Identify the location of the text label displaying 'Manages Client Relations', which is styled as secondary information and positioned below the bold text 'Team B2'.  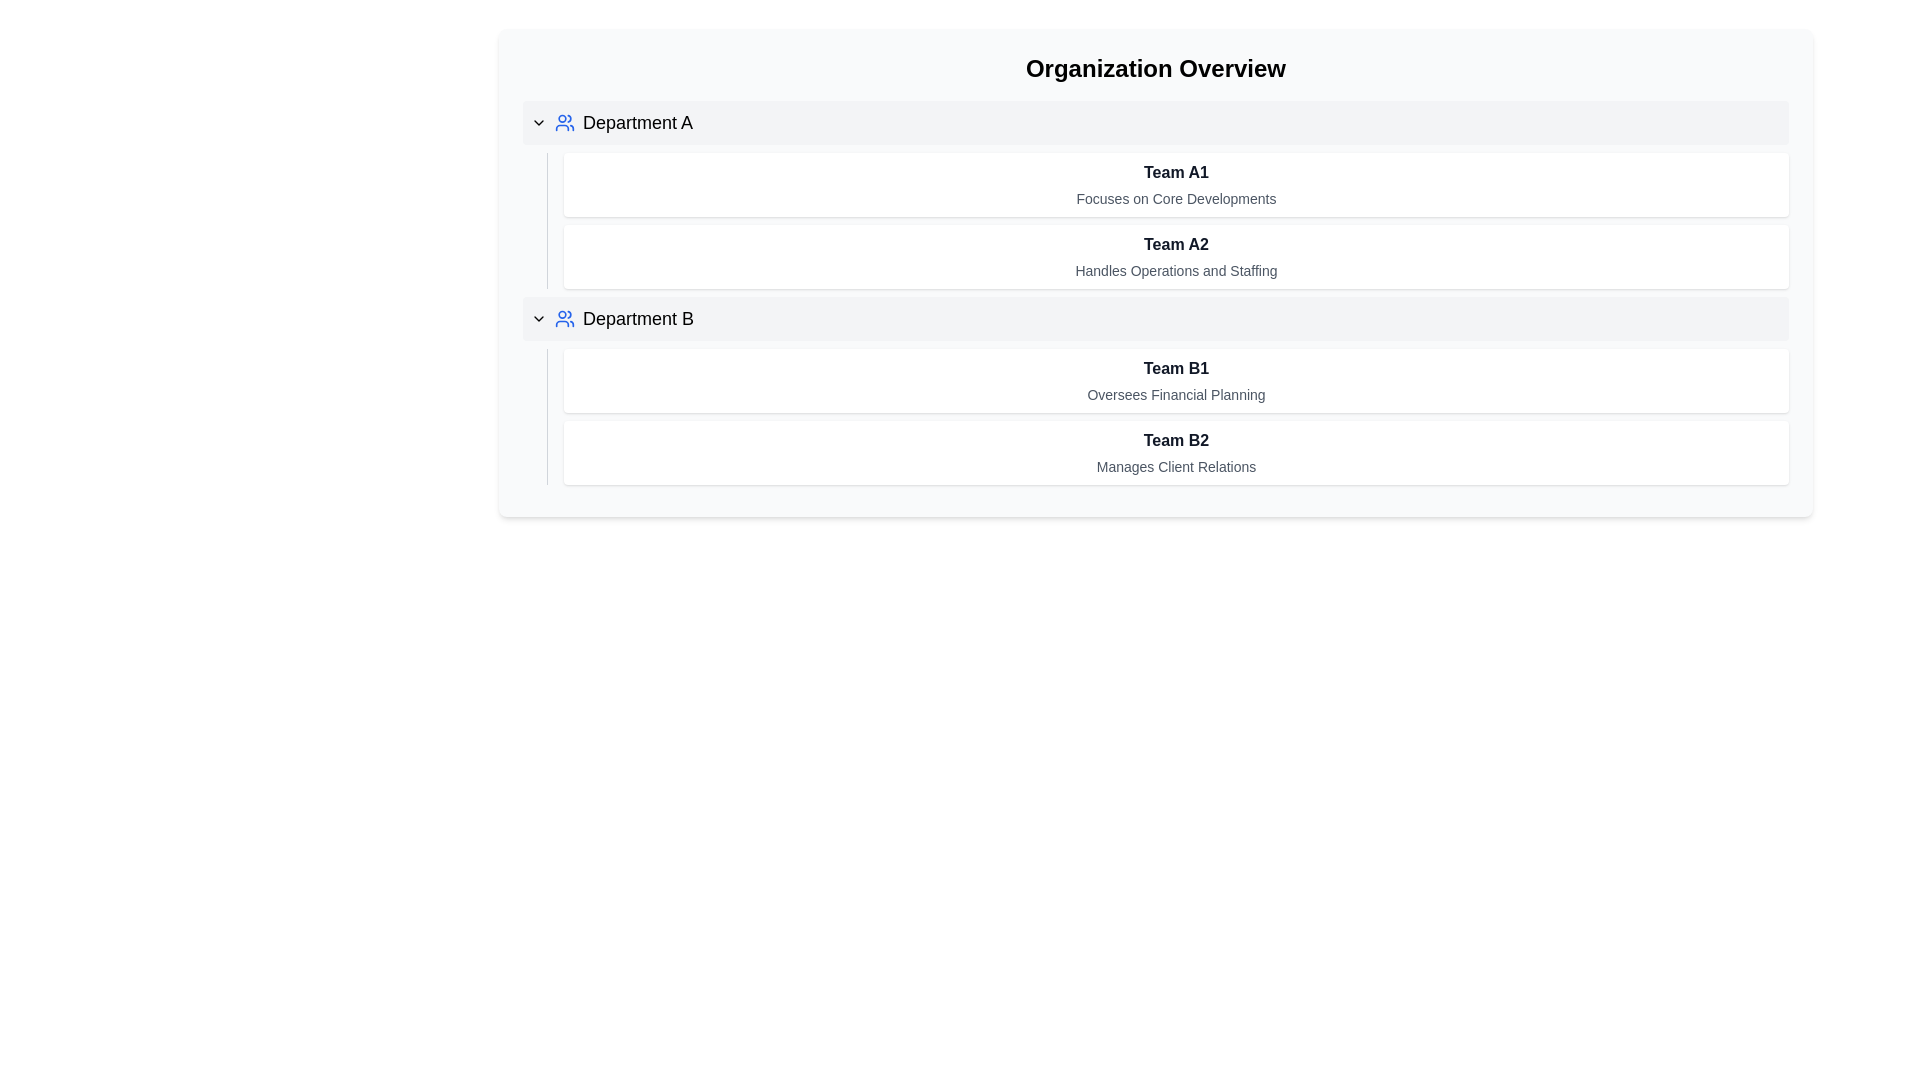
(1176, 466).